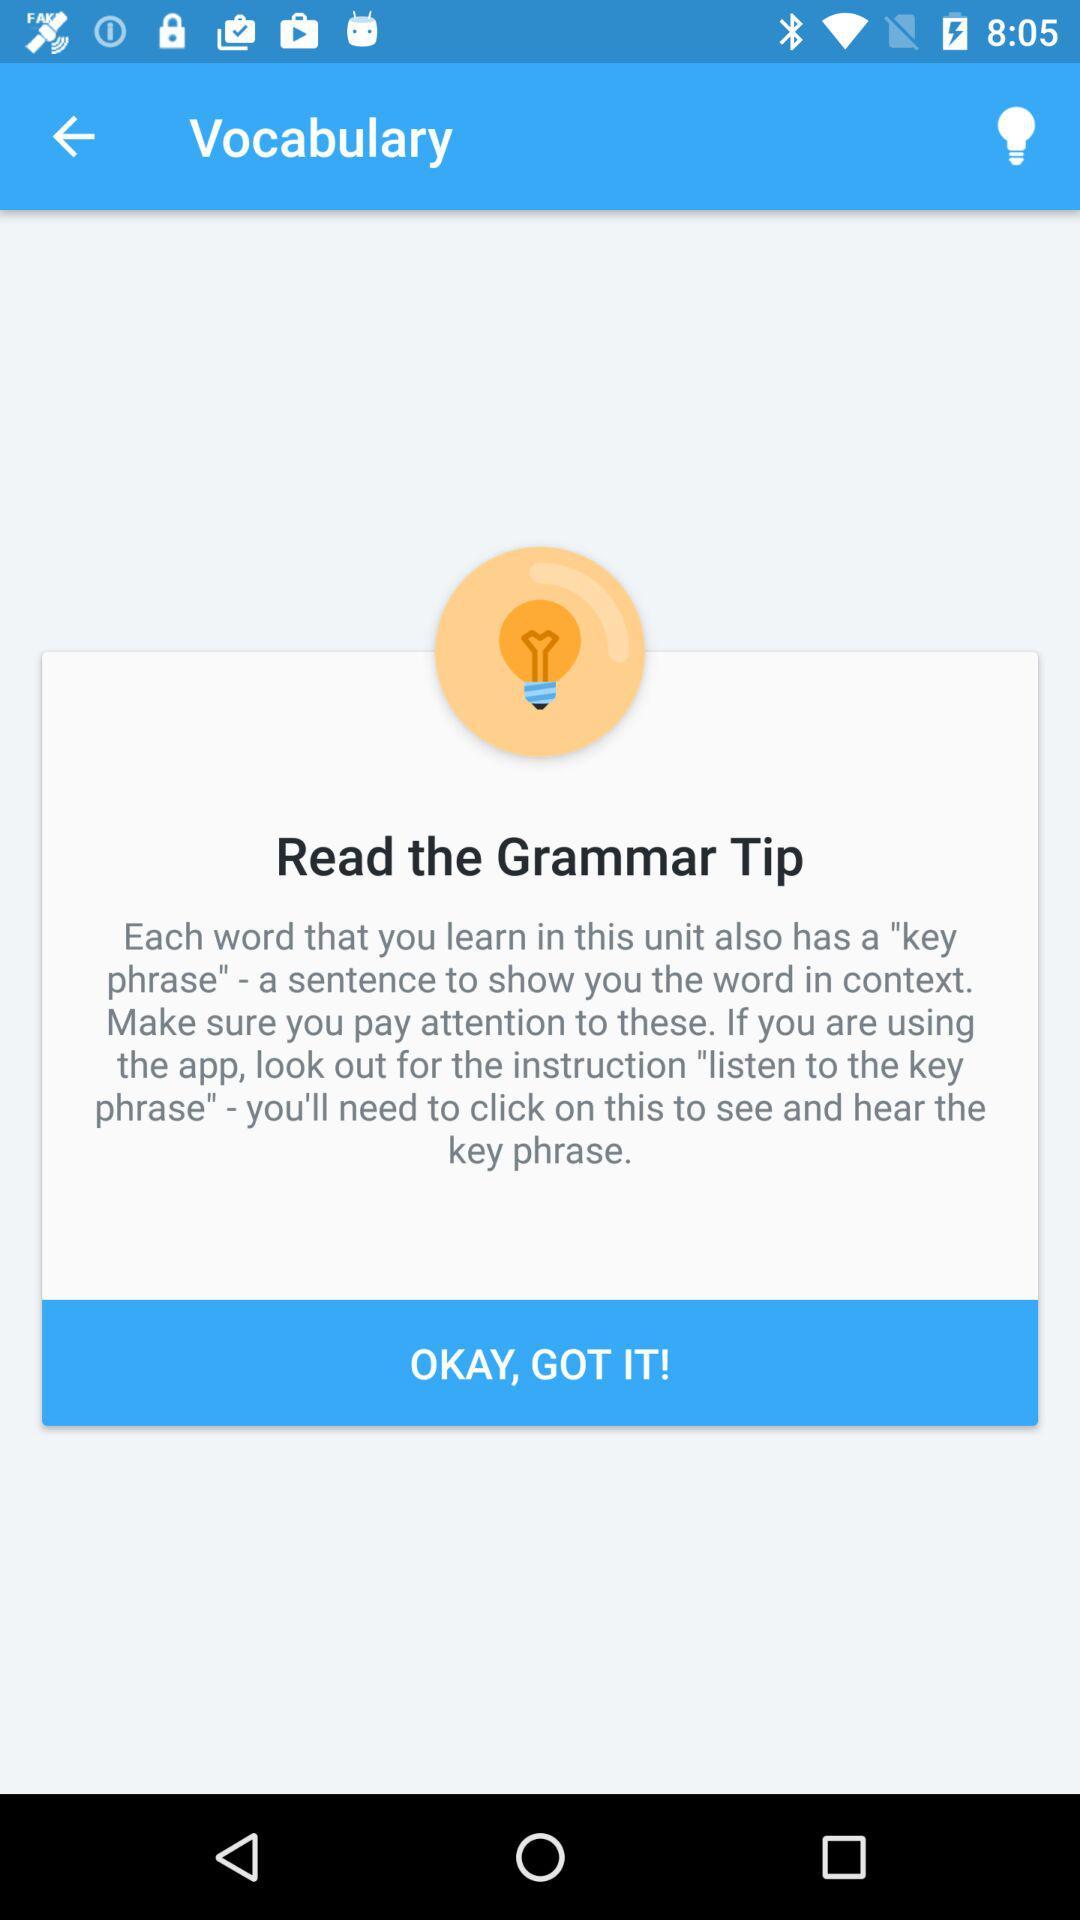  Describe the element at coordinates (540, 1361) in the screenshot. I see `the item below each word that item` at that location.